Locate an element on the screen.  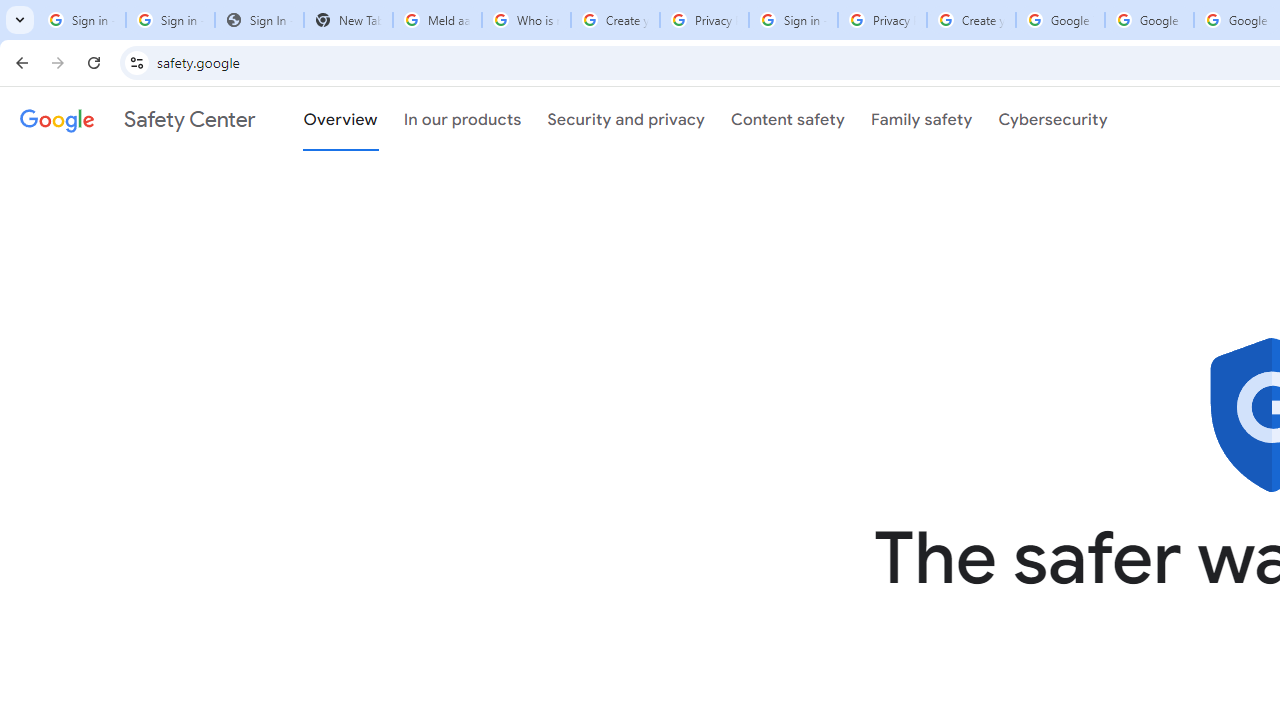
'Create your Google Account' is located at coordinates (971, 20).